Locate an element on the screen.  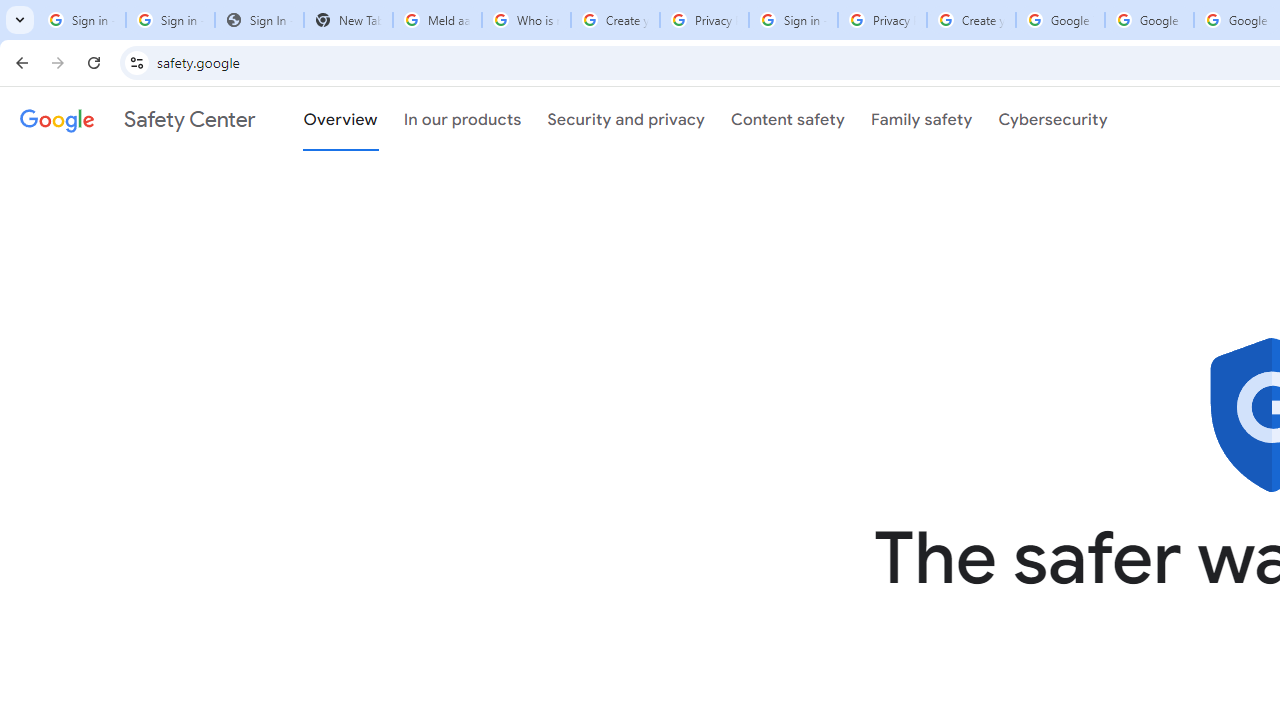
'Create your Google Account' is located at coordinates (971, 20).